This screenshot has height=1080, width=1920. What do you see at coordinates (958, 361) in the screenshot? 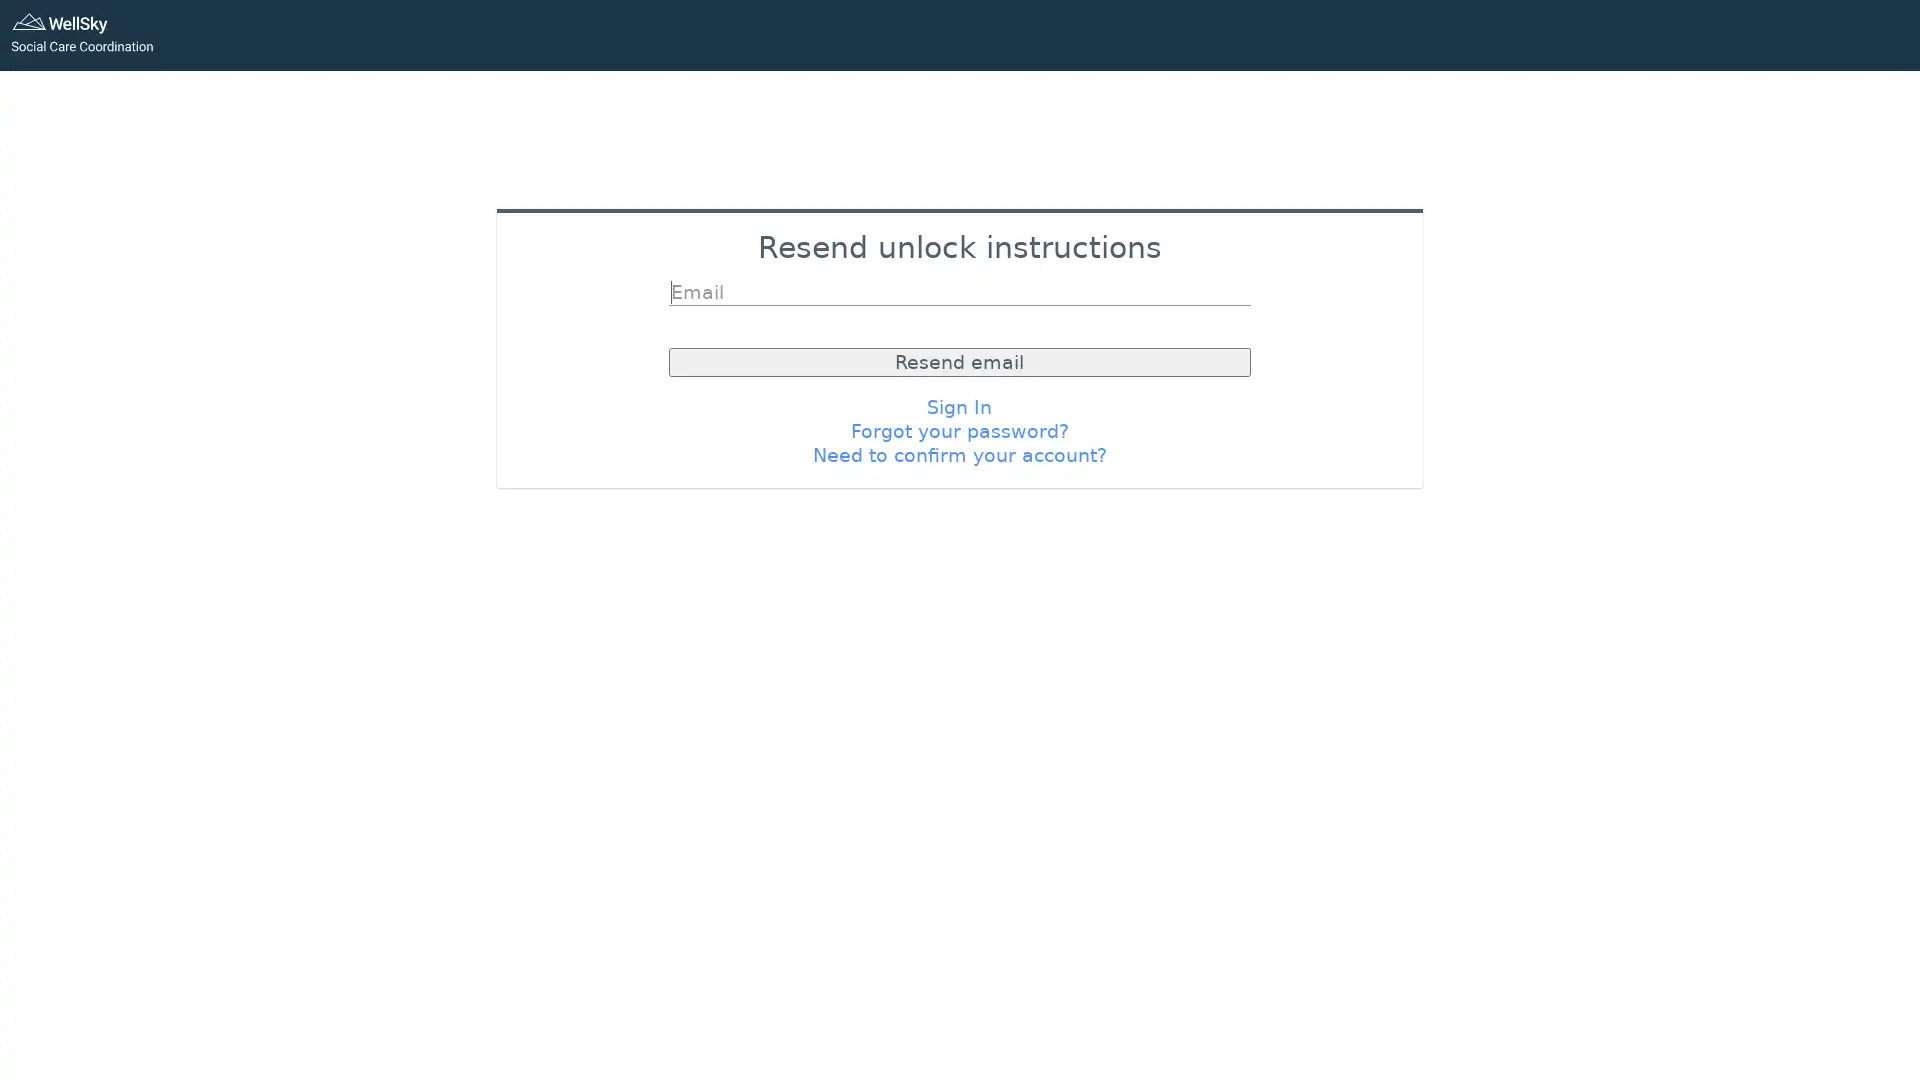
I see `Resend email` at bounding box center [958, 361].